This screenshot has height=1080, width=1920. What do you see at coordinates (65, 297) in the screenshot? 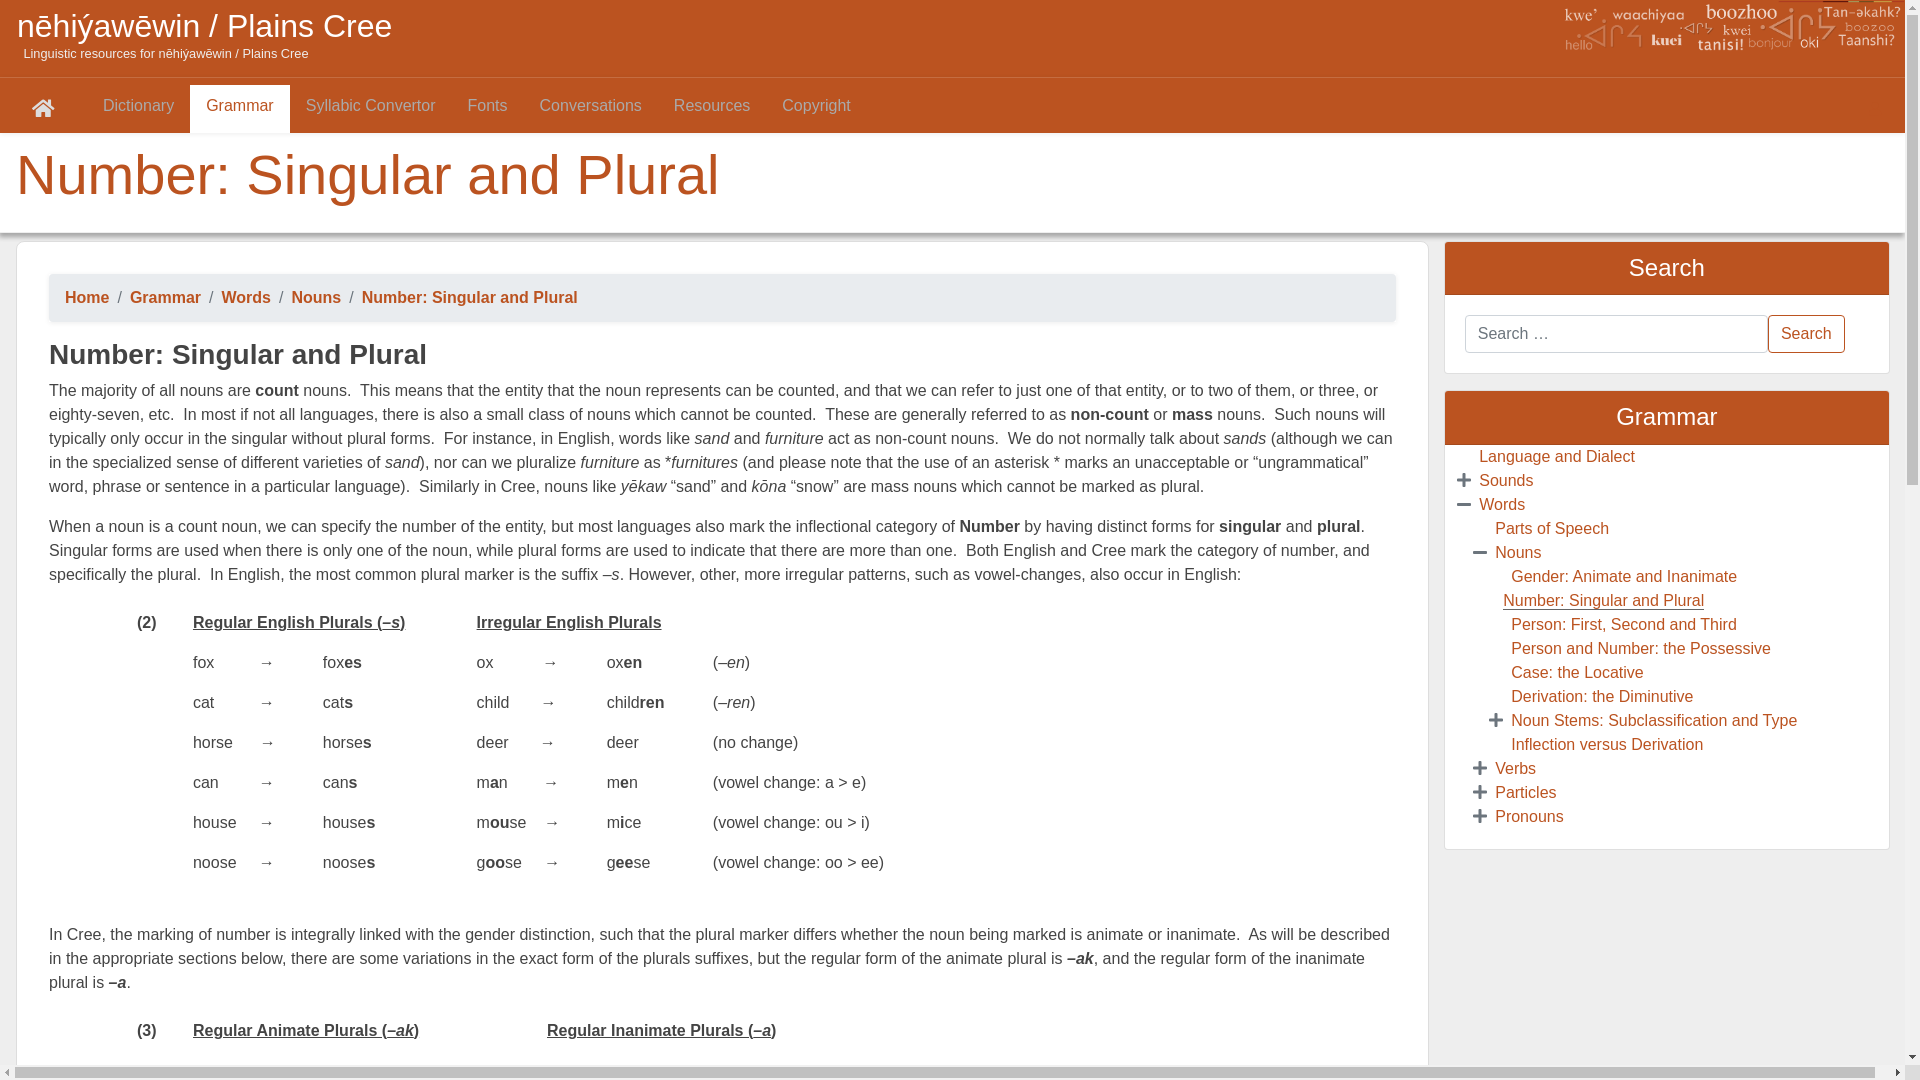
I see `'Home'` at bounding box center [65, 297].